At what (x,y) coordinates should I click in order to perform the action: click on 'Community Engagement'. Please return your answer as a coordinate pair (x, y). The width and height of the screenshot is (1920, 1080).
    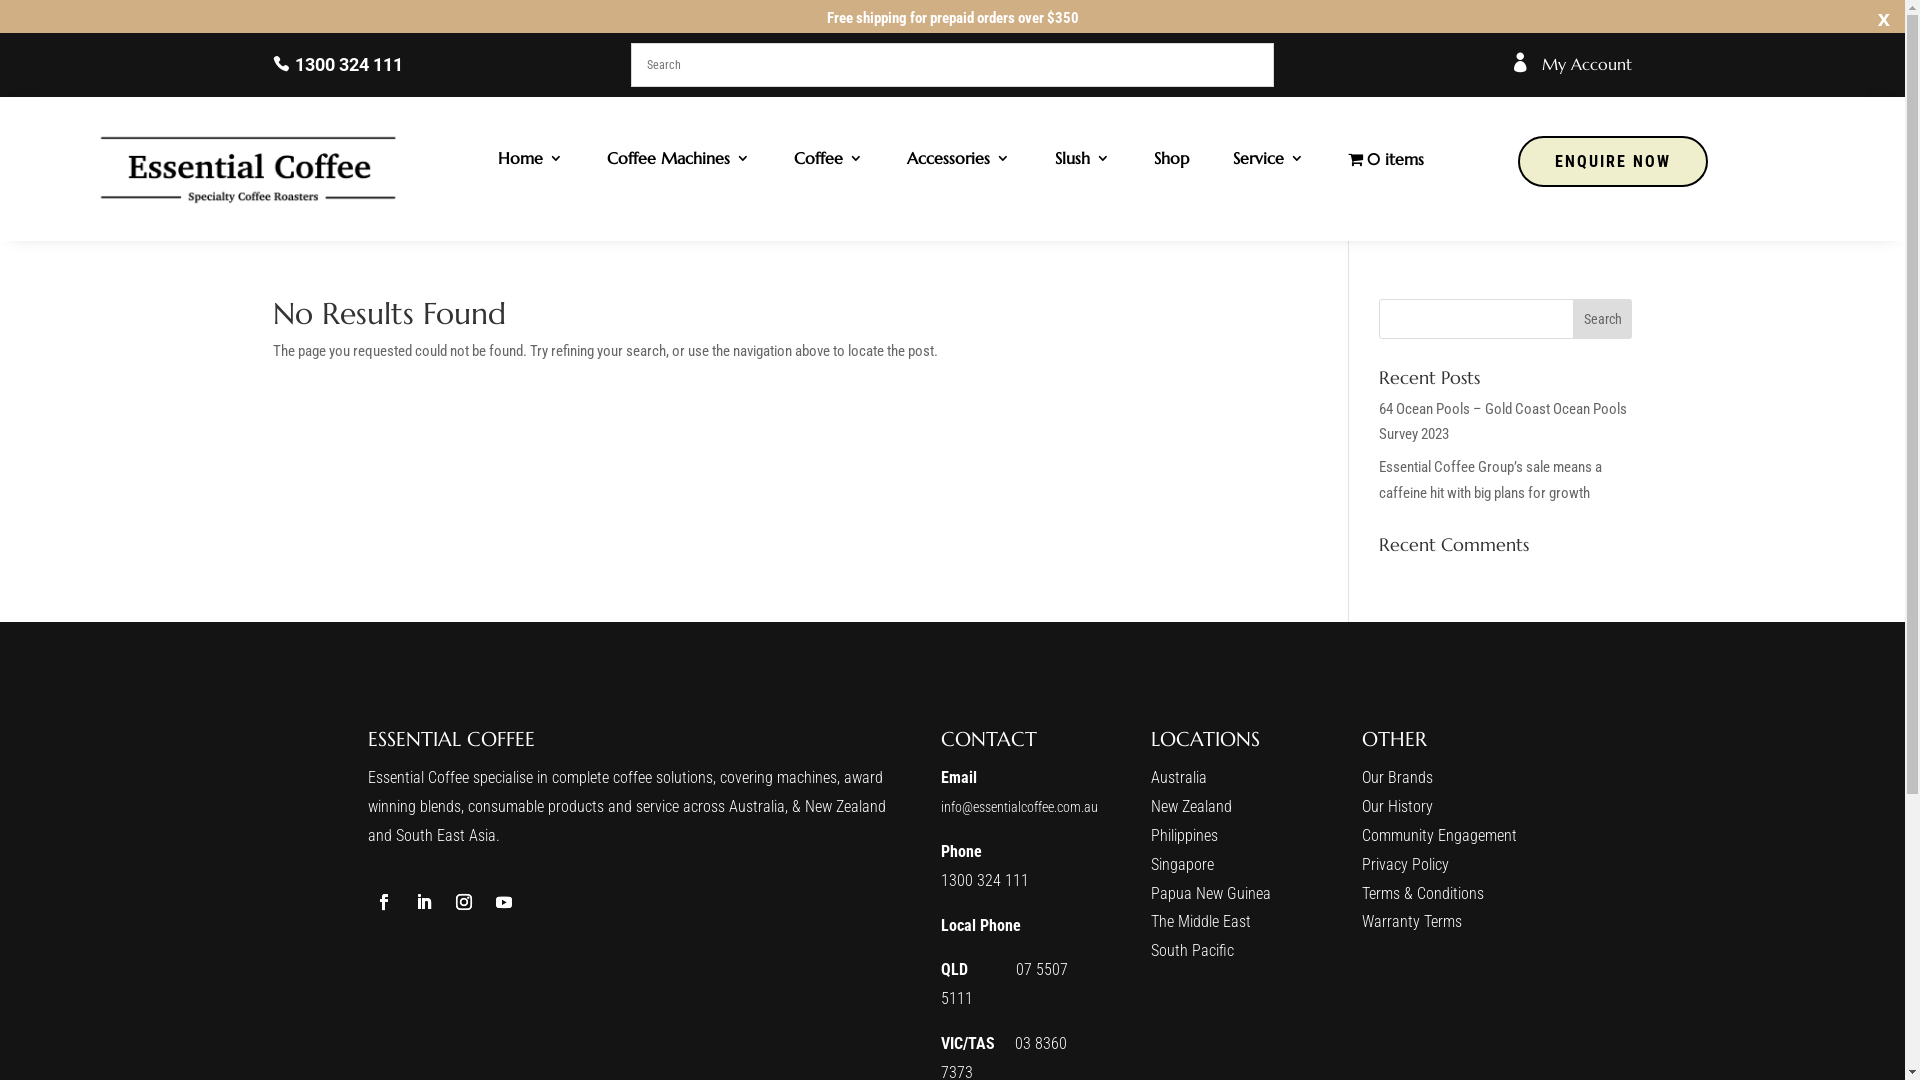
    Looking at the image, I should click on (1361, 835).